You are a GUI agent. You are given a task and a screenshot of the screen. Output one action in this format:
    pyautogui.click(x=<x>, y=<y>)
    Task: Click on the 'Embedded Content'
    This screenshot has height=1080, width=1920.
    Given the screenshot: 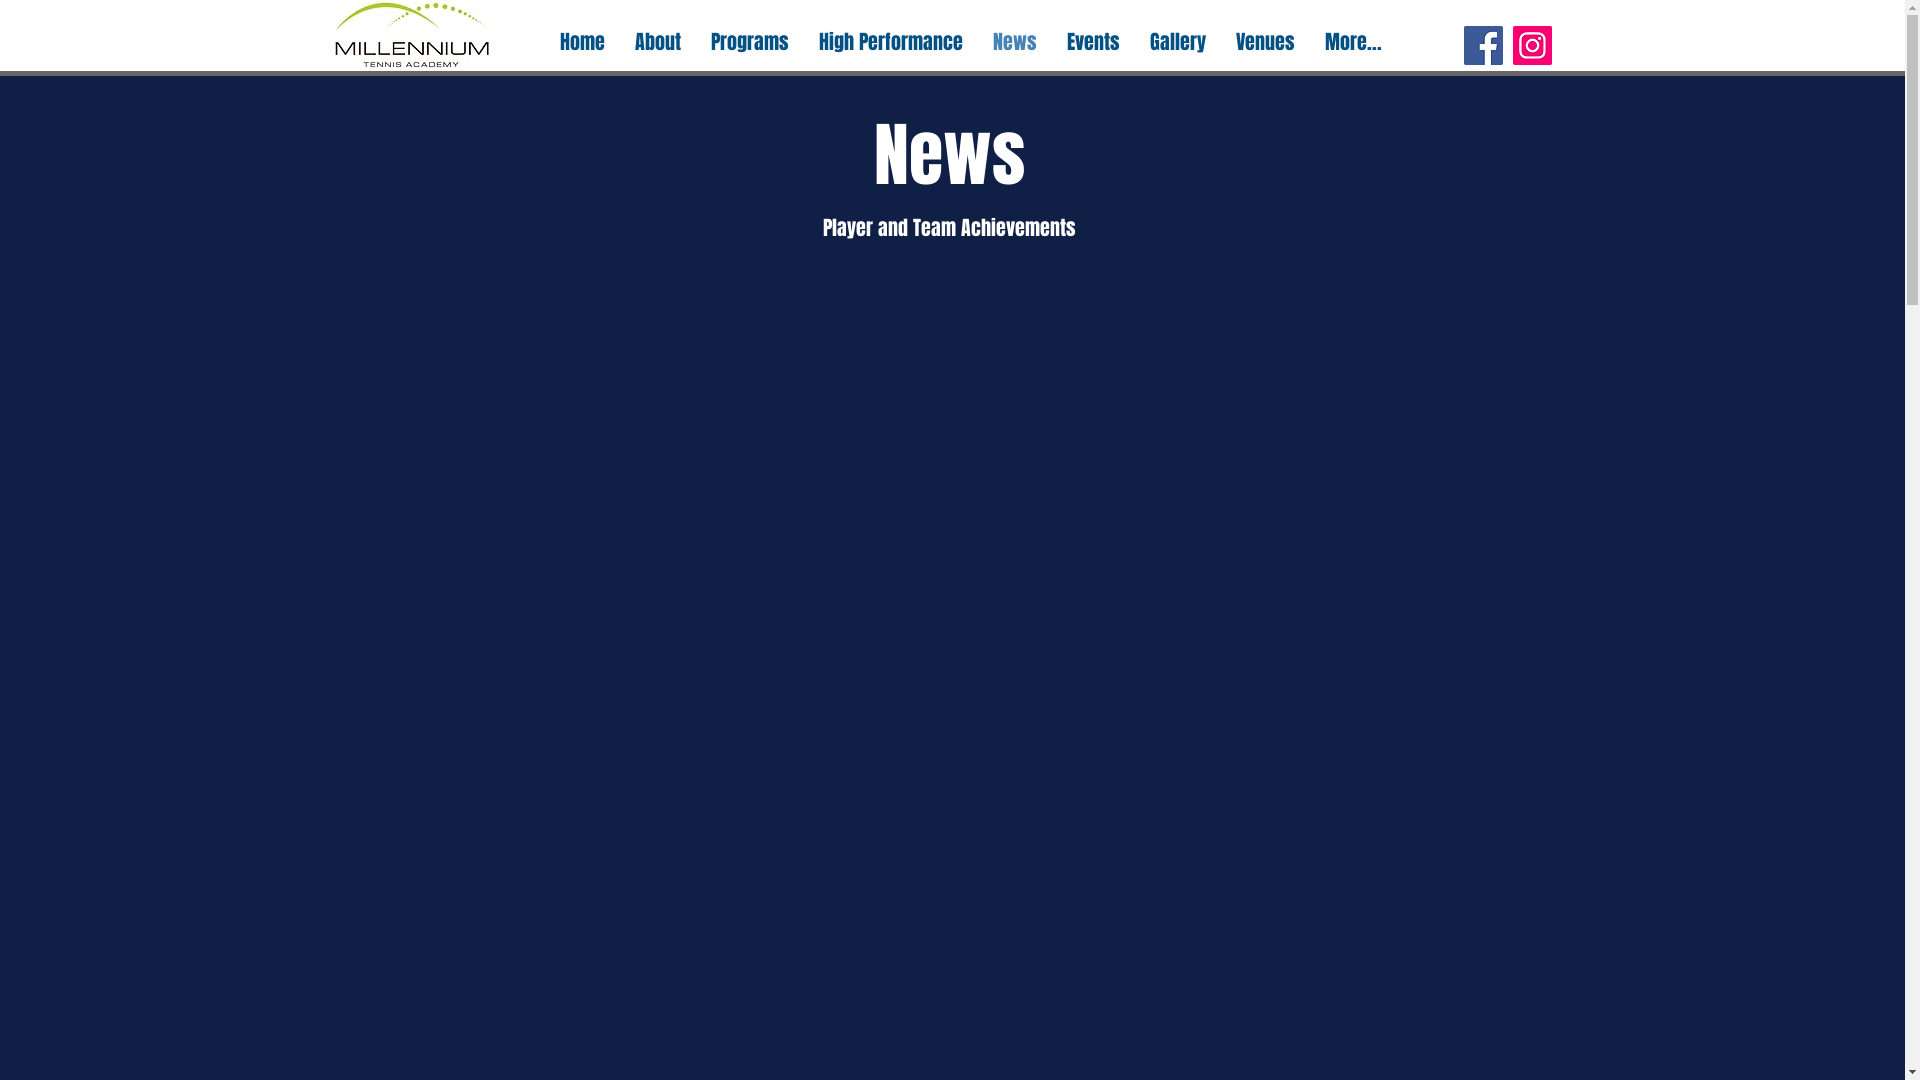 What is the action you would take?
    pyautogui.click(x=953, y=636)
    